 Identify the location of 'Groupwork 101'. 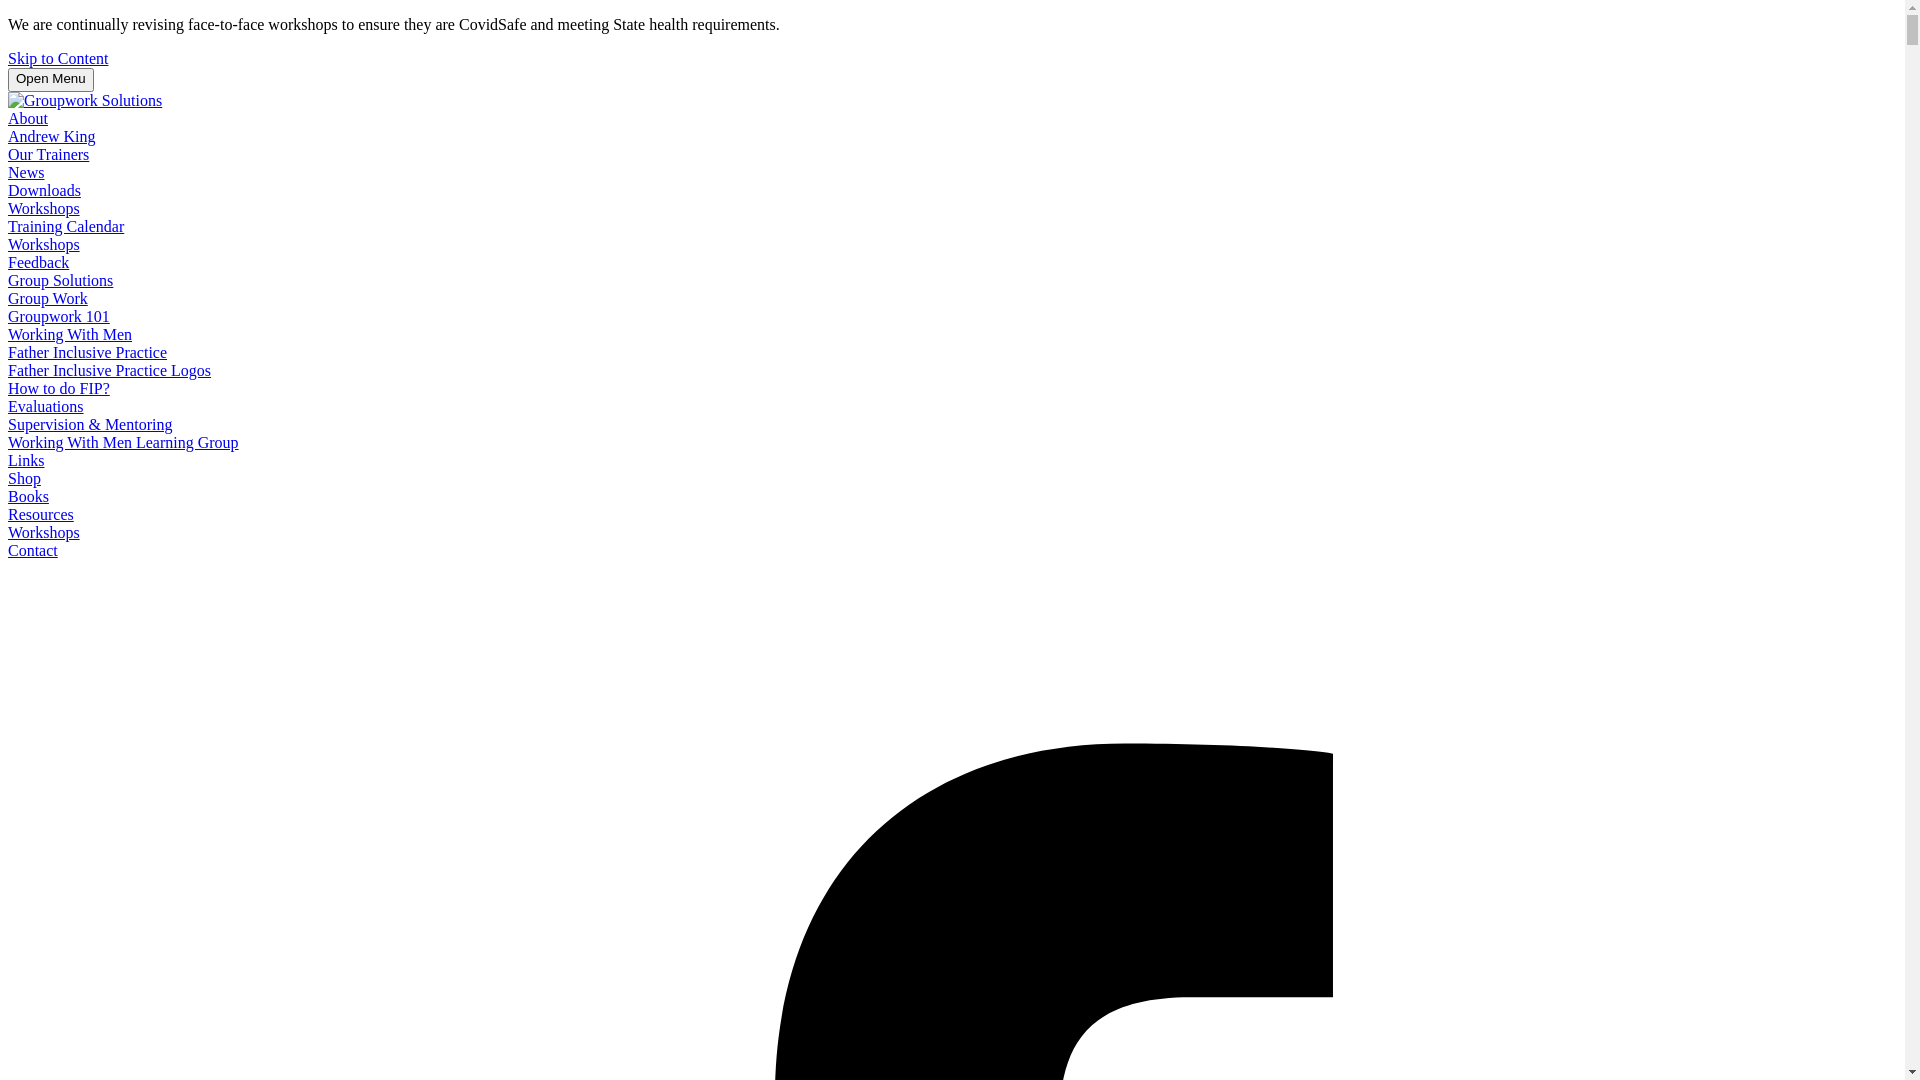
(8, 315).